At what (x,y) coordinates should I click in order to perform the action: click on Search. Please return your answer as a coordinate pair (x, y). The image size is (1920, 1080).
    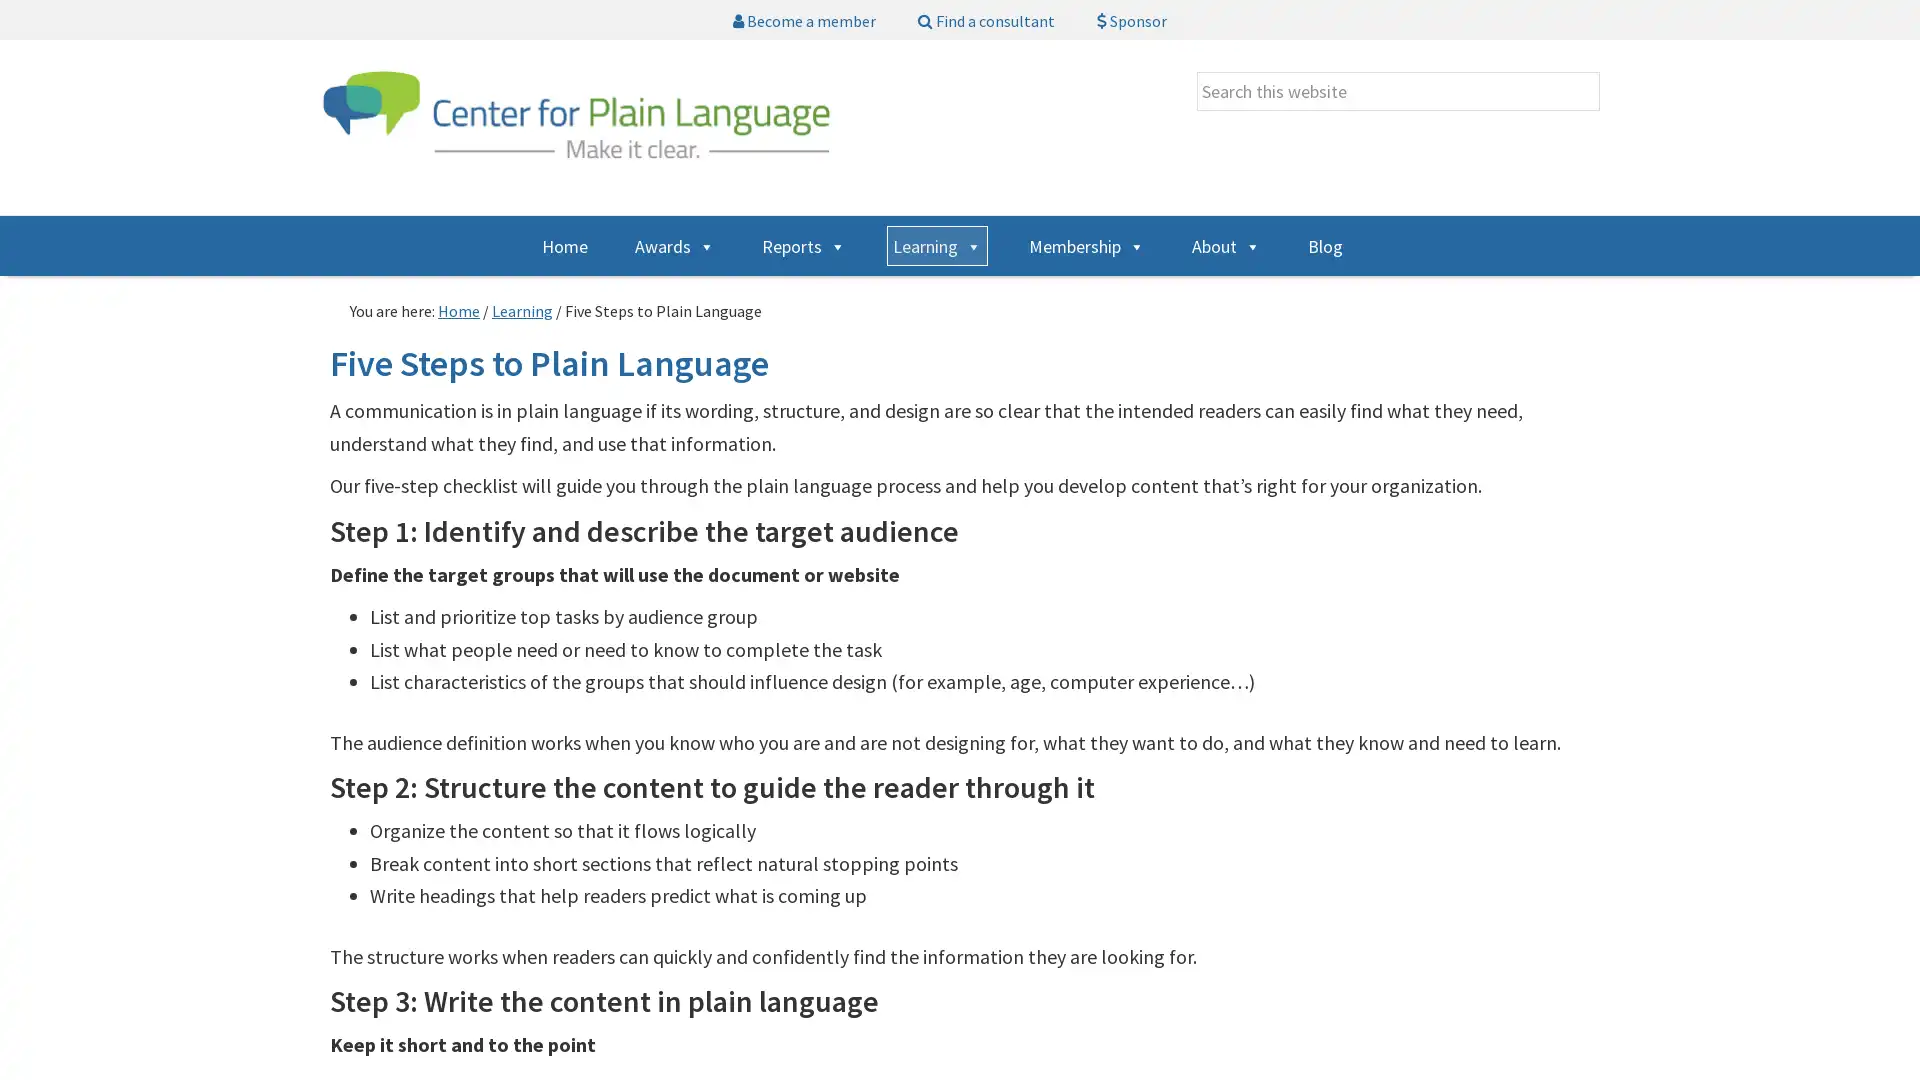
    Looking at the image, I should click on (1598, 70).